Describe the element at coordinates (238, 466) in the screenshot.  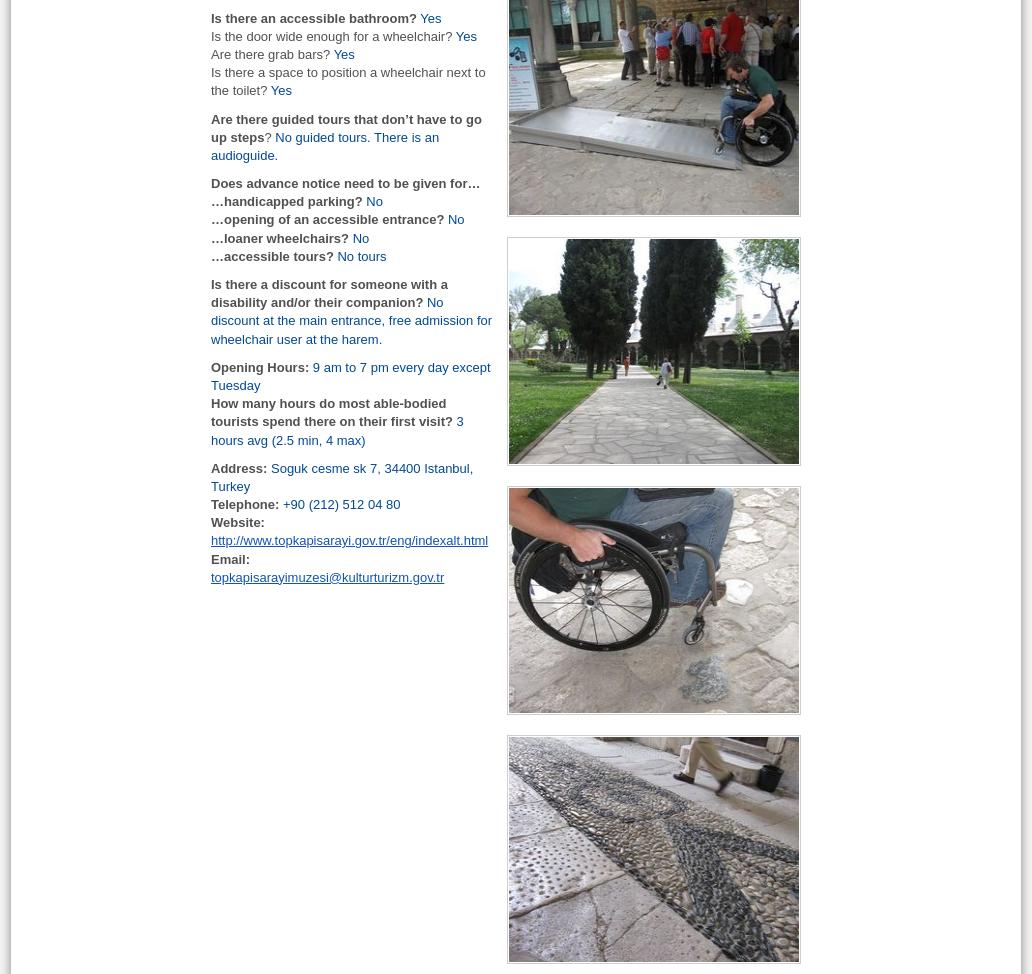
I see `'Address:'` at that location.